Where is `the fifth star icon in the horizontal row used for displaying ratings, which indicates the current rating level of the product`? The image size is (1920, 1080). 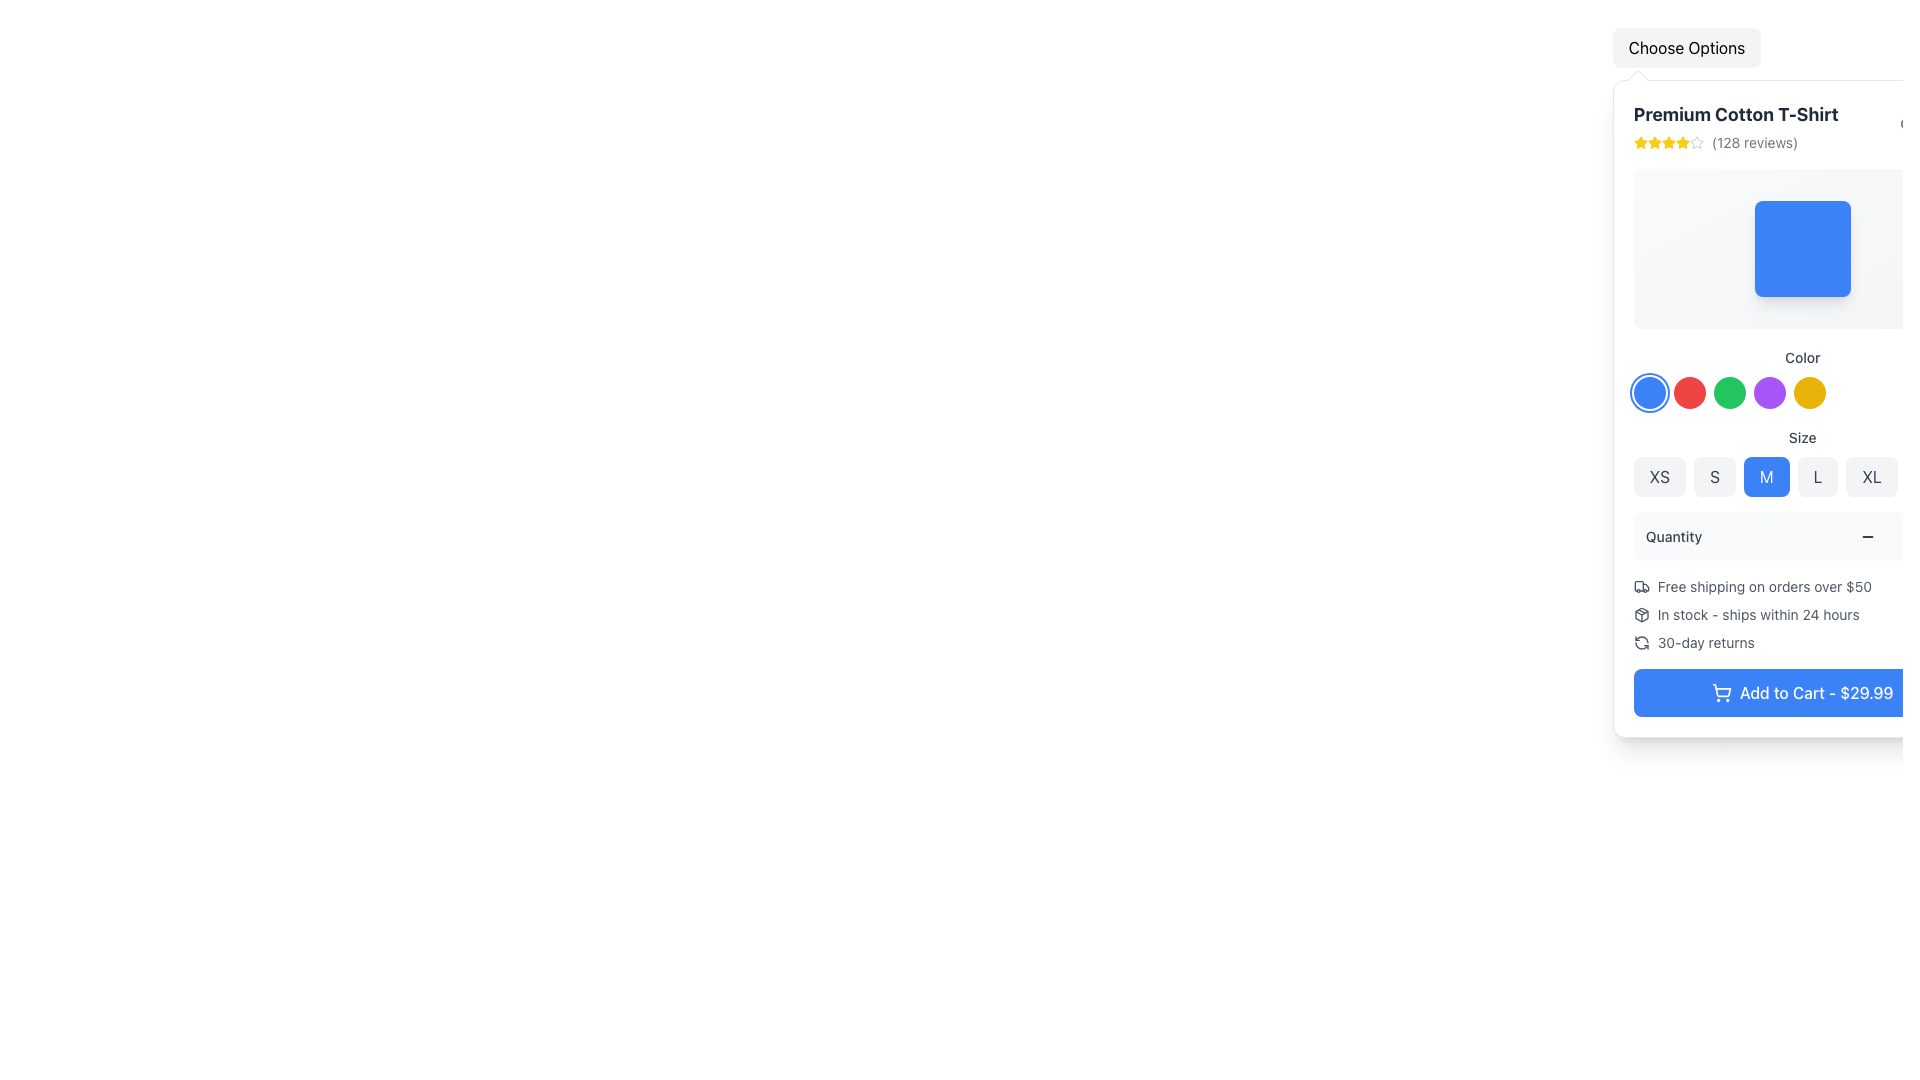 the fifth star icon in the horizontal row used for displaying ratings, which indicates the current rating level of the product is located at coordinates (1695, 141).